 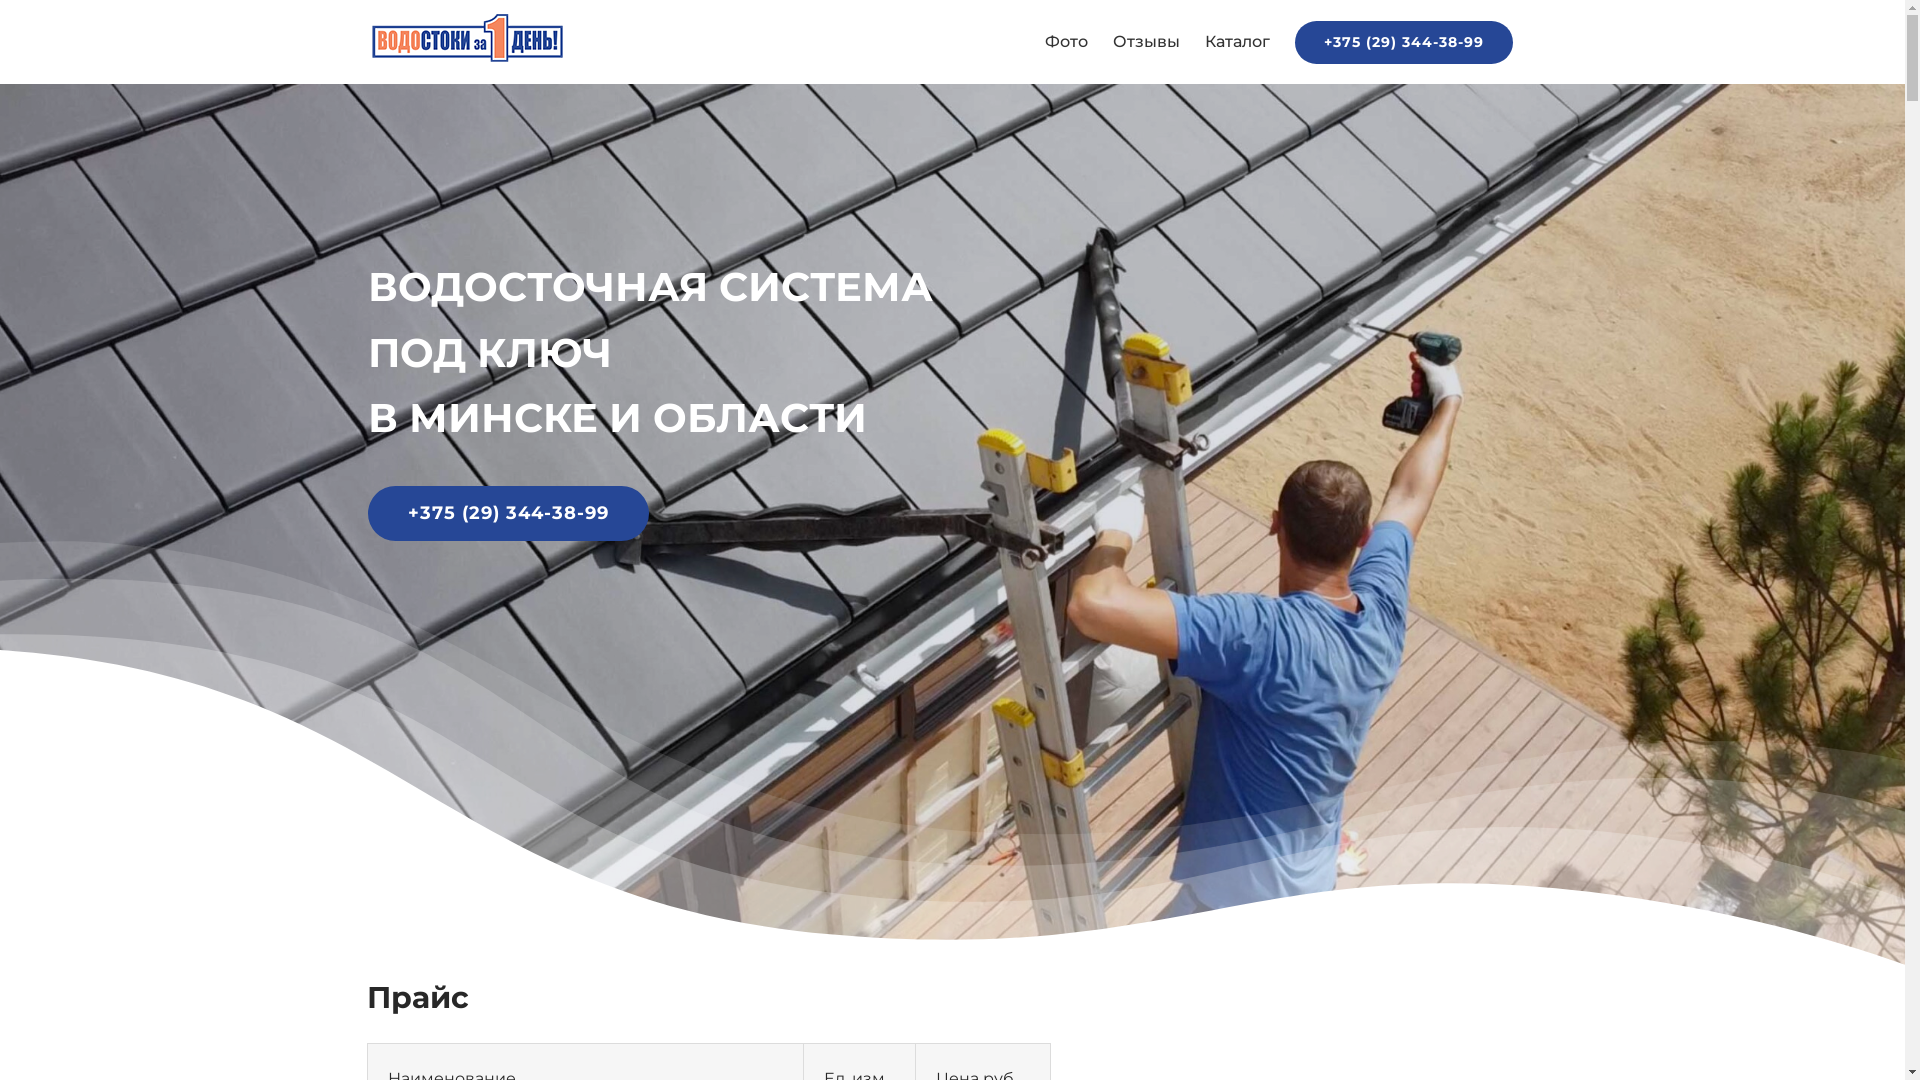 I want to click on '+375 (29) 344-38-99', so click(x=368, y=512).